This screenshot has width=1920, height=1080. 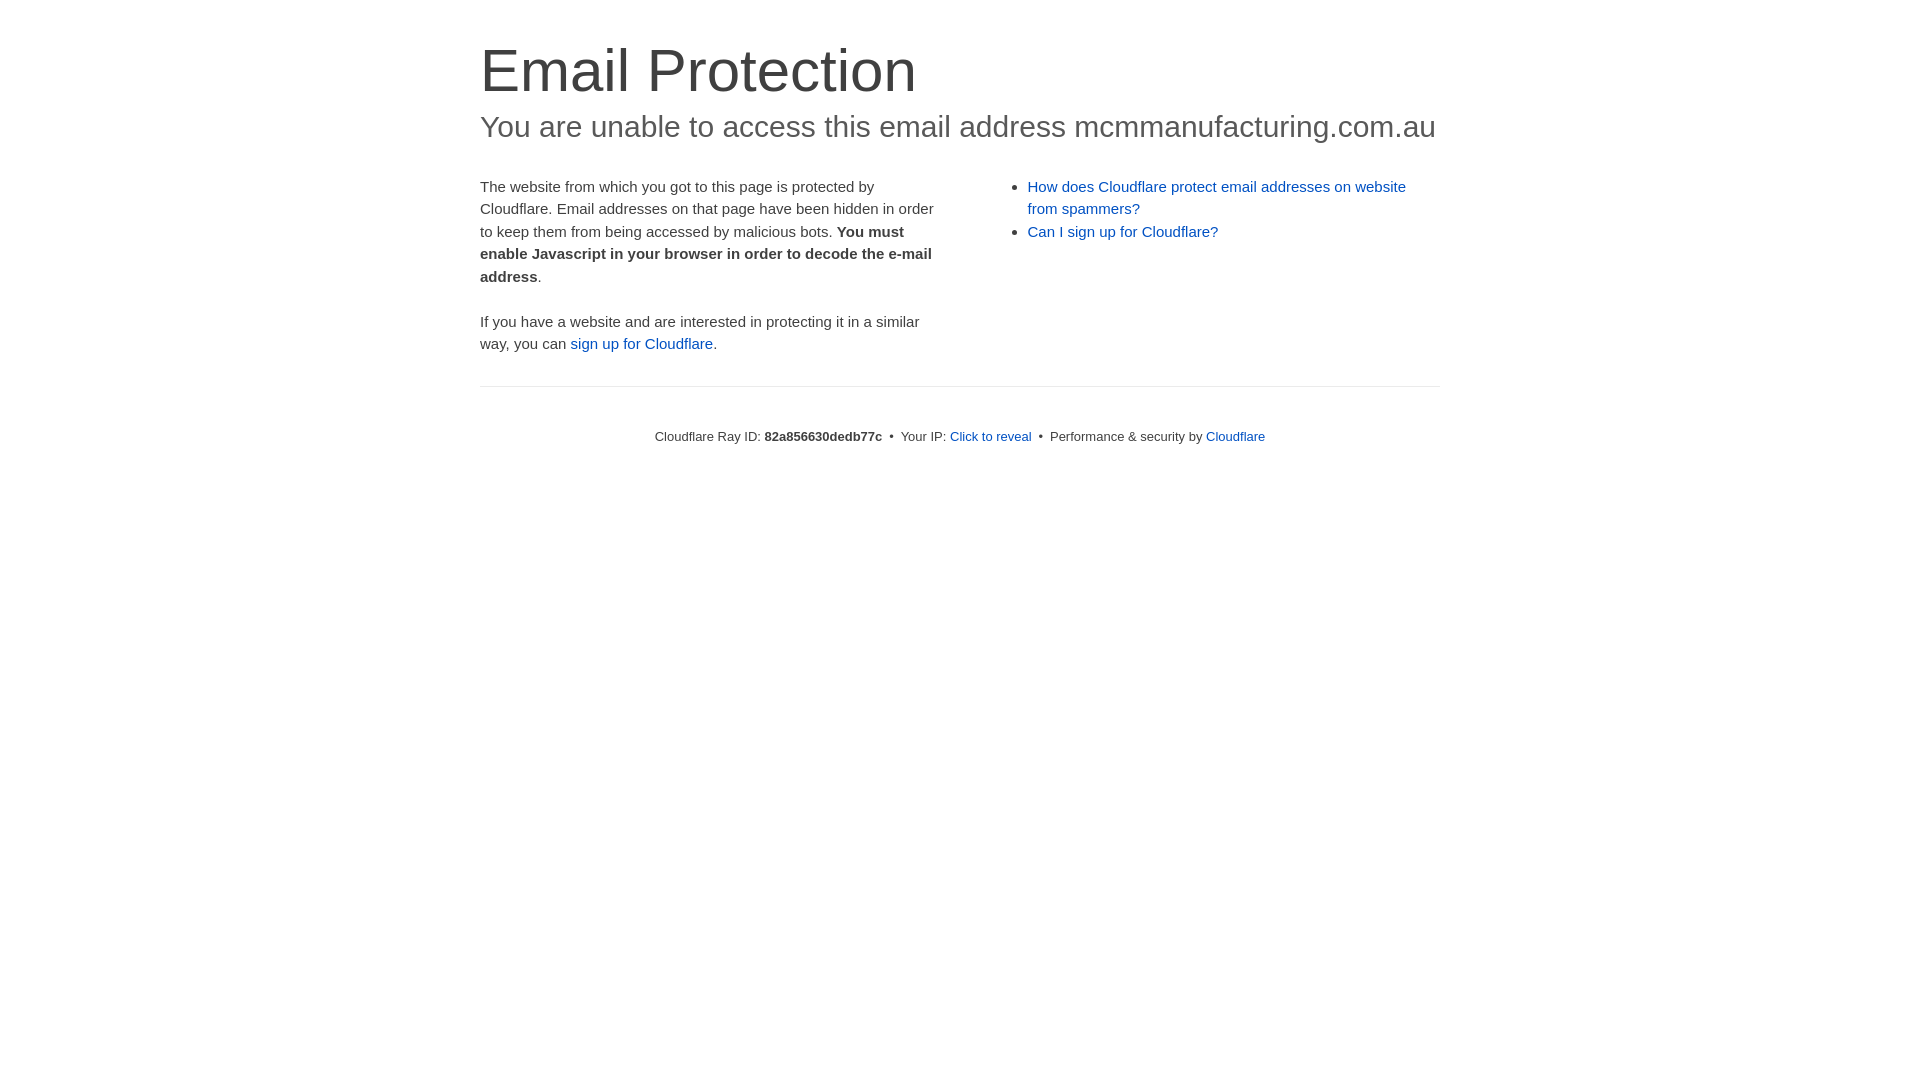 I want to click on 'Cloudflare', so click(x=1204, y=435).